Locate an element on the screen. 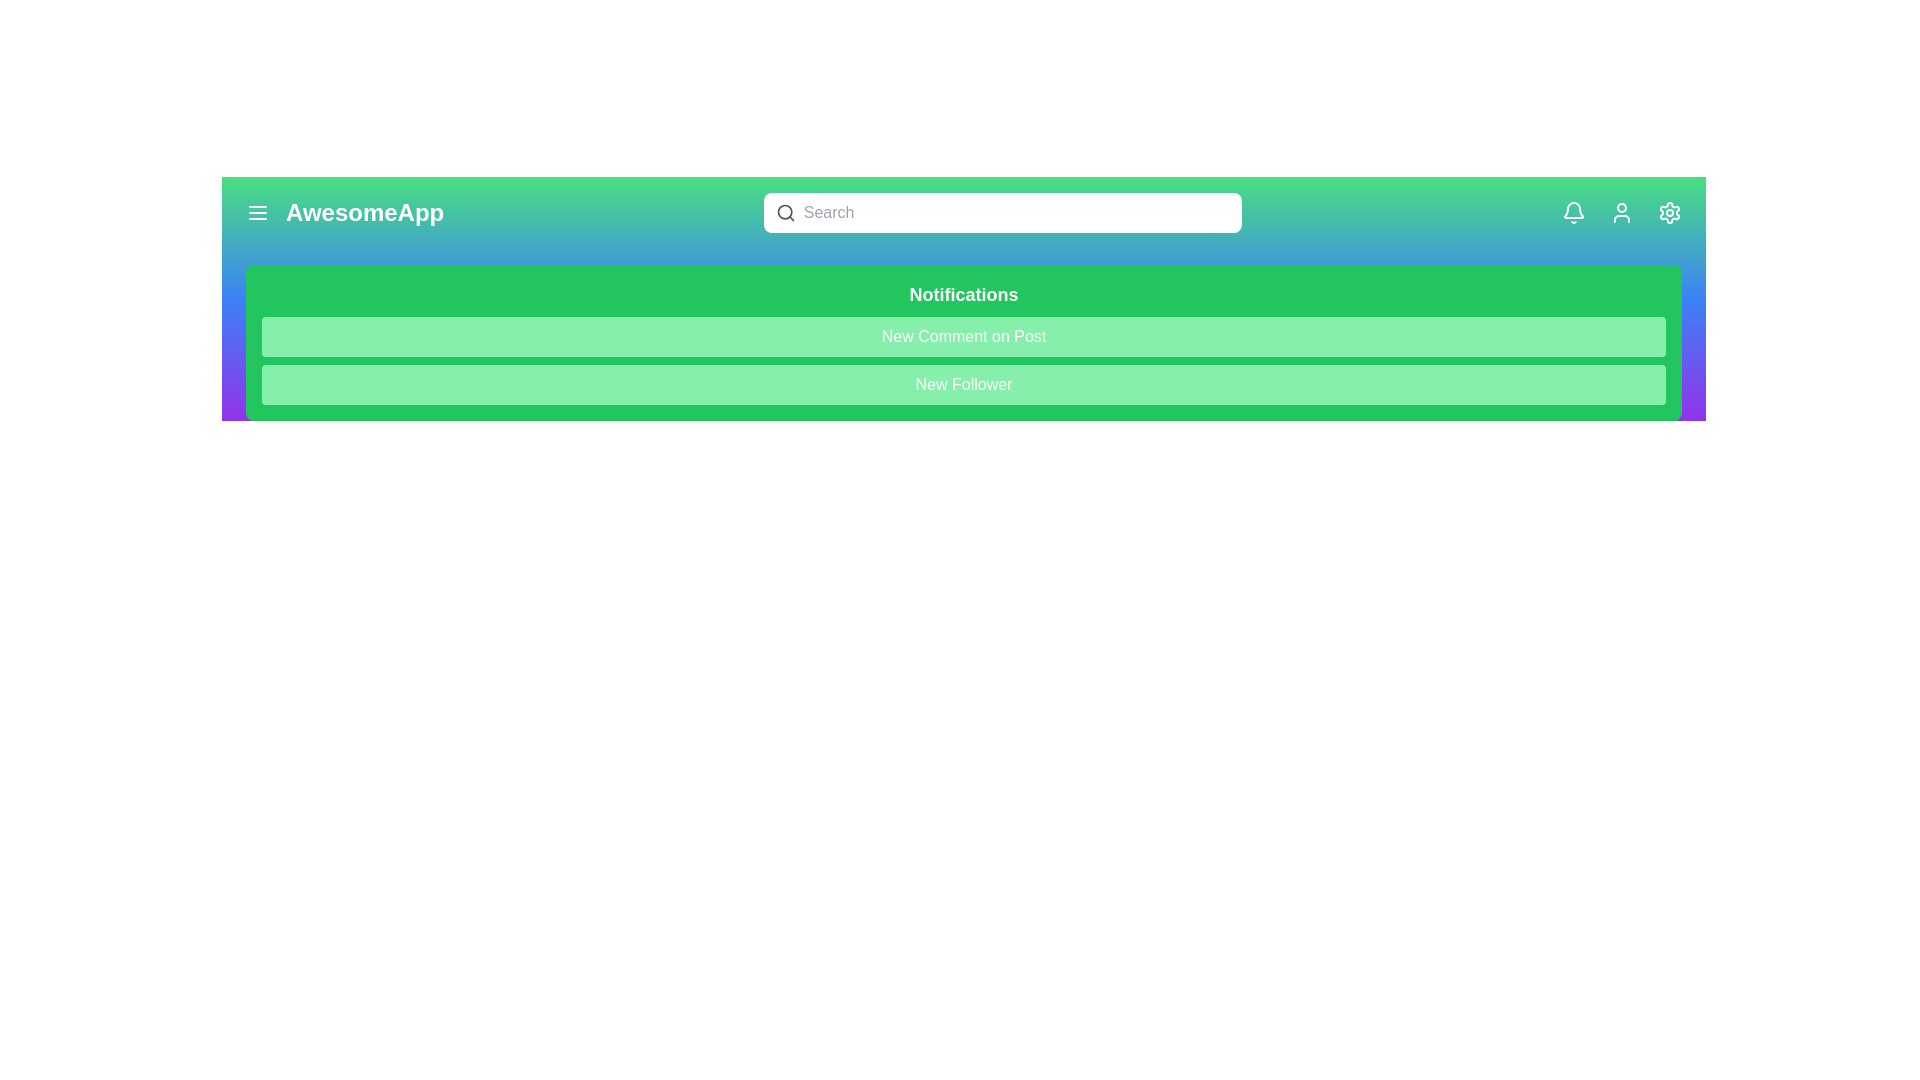 The image size is (1920, 1080). the Text Label that serves as a title or branding label, positioned within the header bar, to the right of a menu icon is located at coordinates (365, 212).